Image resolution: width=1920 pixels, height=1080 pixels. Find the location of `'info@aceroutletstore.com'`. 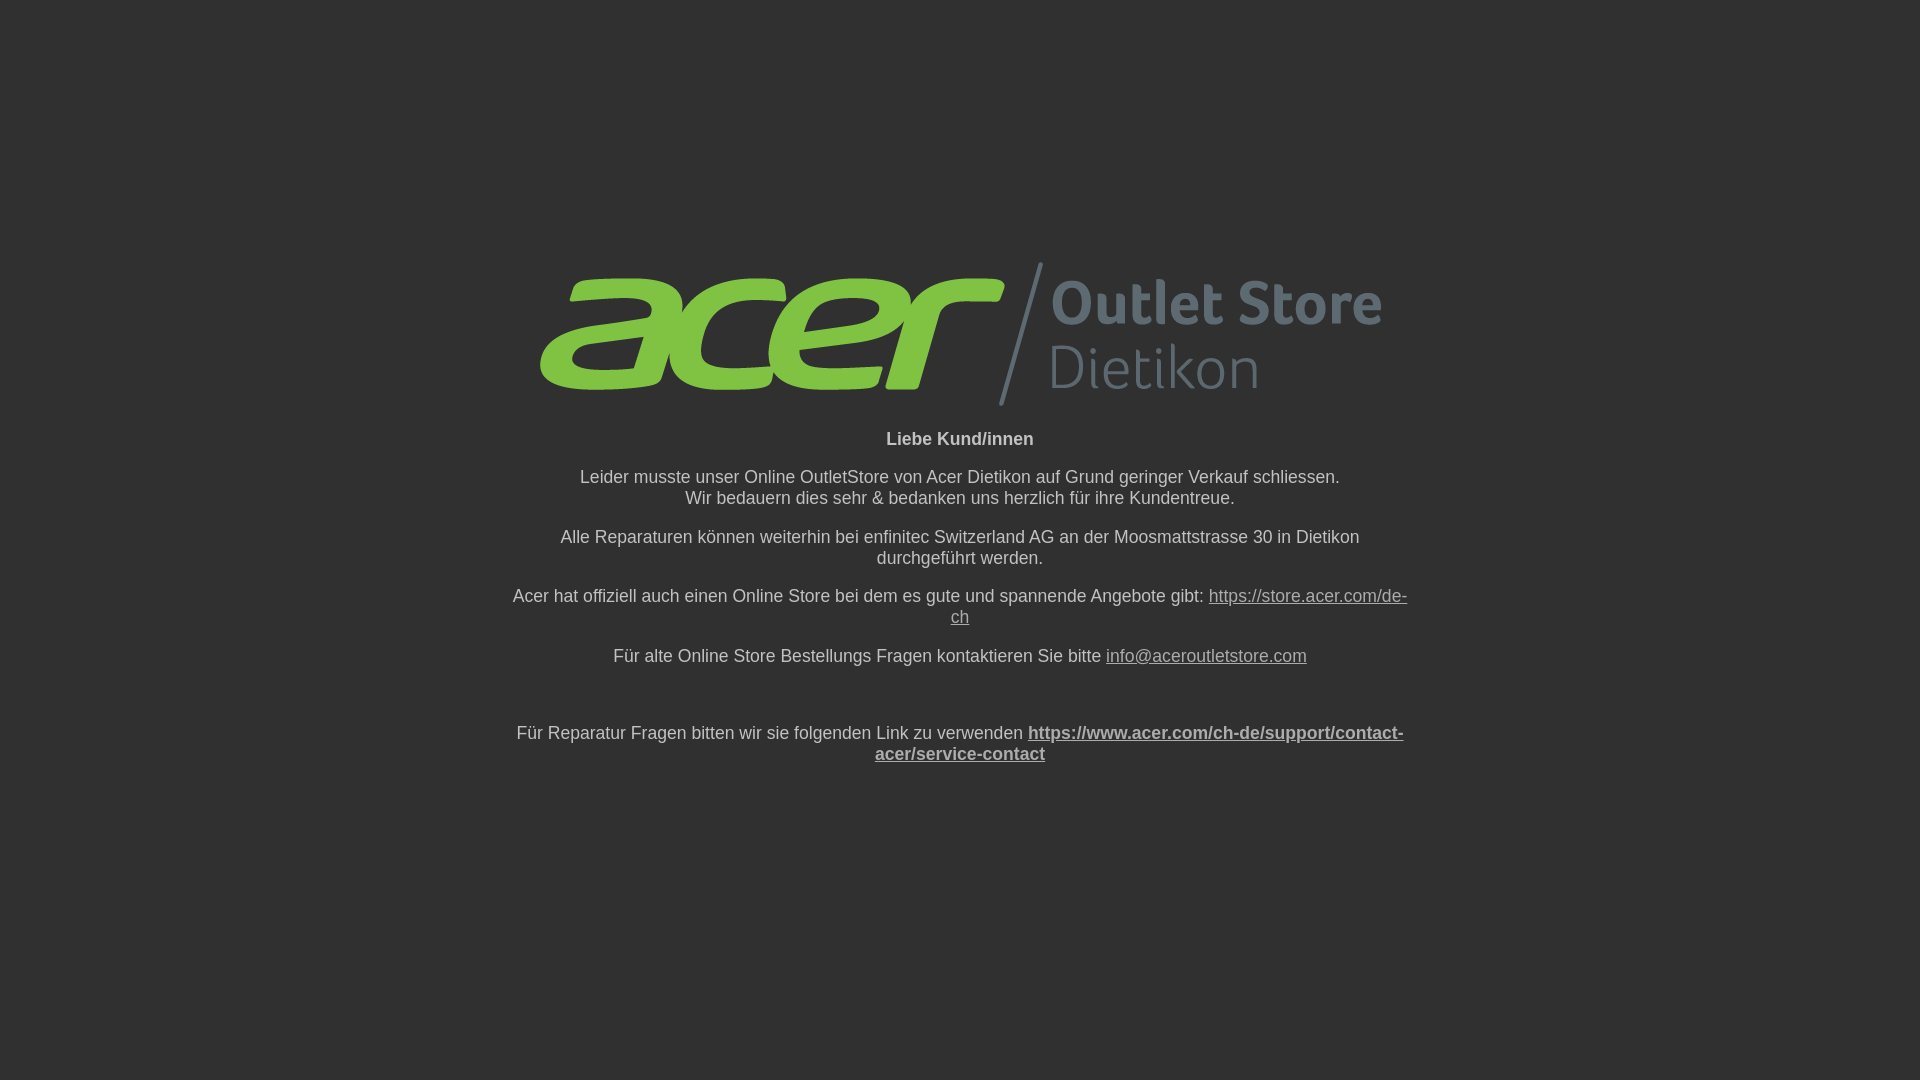

'info@aceroutletstore.com' is located at coordinates (1205, 655).